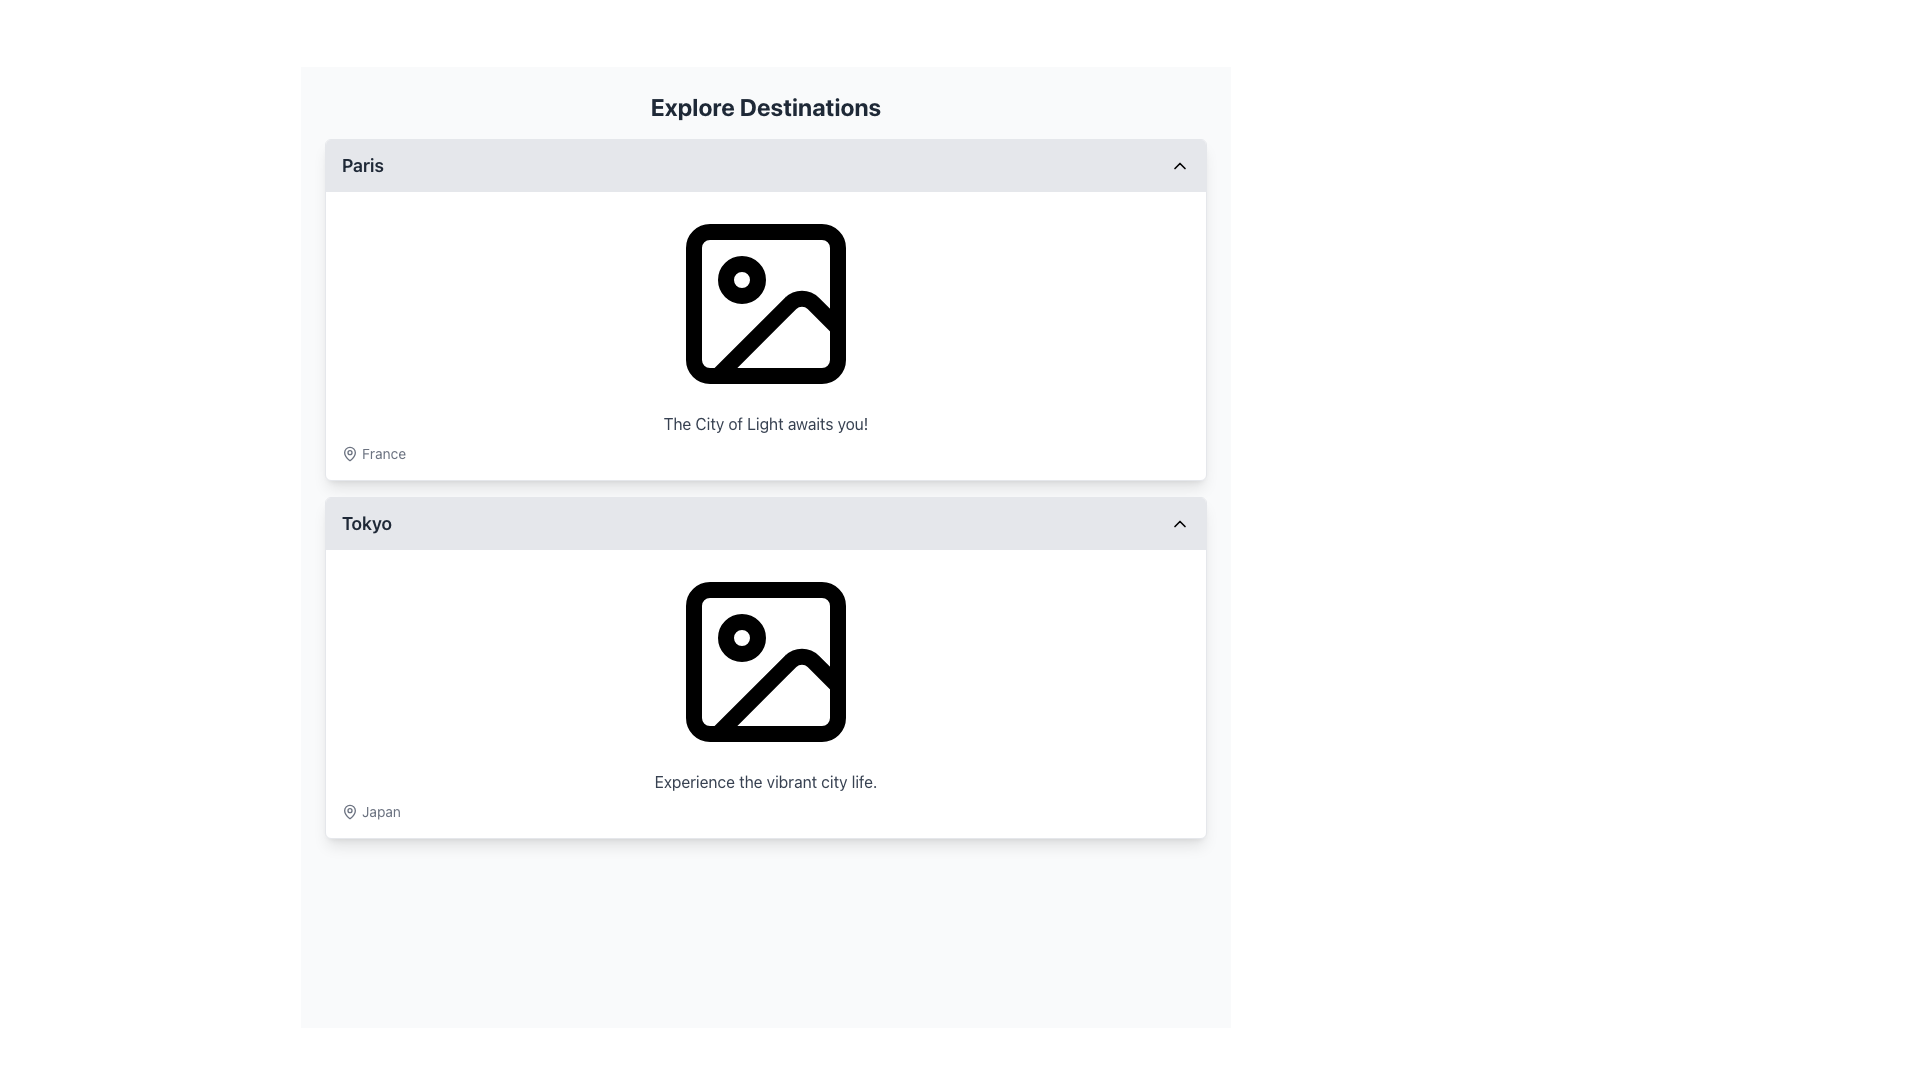 The width and height of the screenshot is (1920, 1080). I want to click on the Image and Text Combination element that features a circular and triangular motif with the text 'Experience the vibrant city life.' and 'Japan' below, located centrally within the card titled 'Tokyo', so click(765, 693).